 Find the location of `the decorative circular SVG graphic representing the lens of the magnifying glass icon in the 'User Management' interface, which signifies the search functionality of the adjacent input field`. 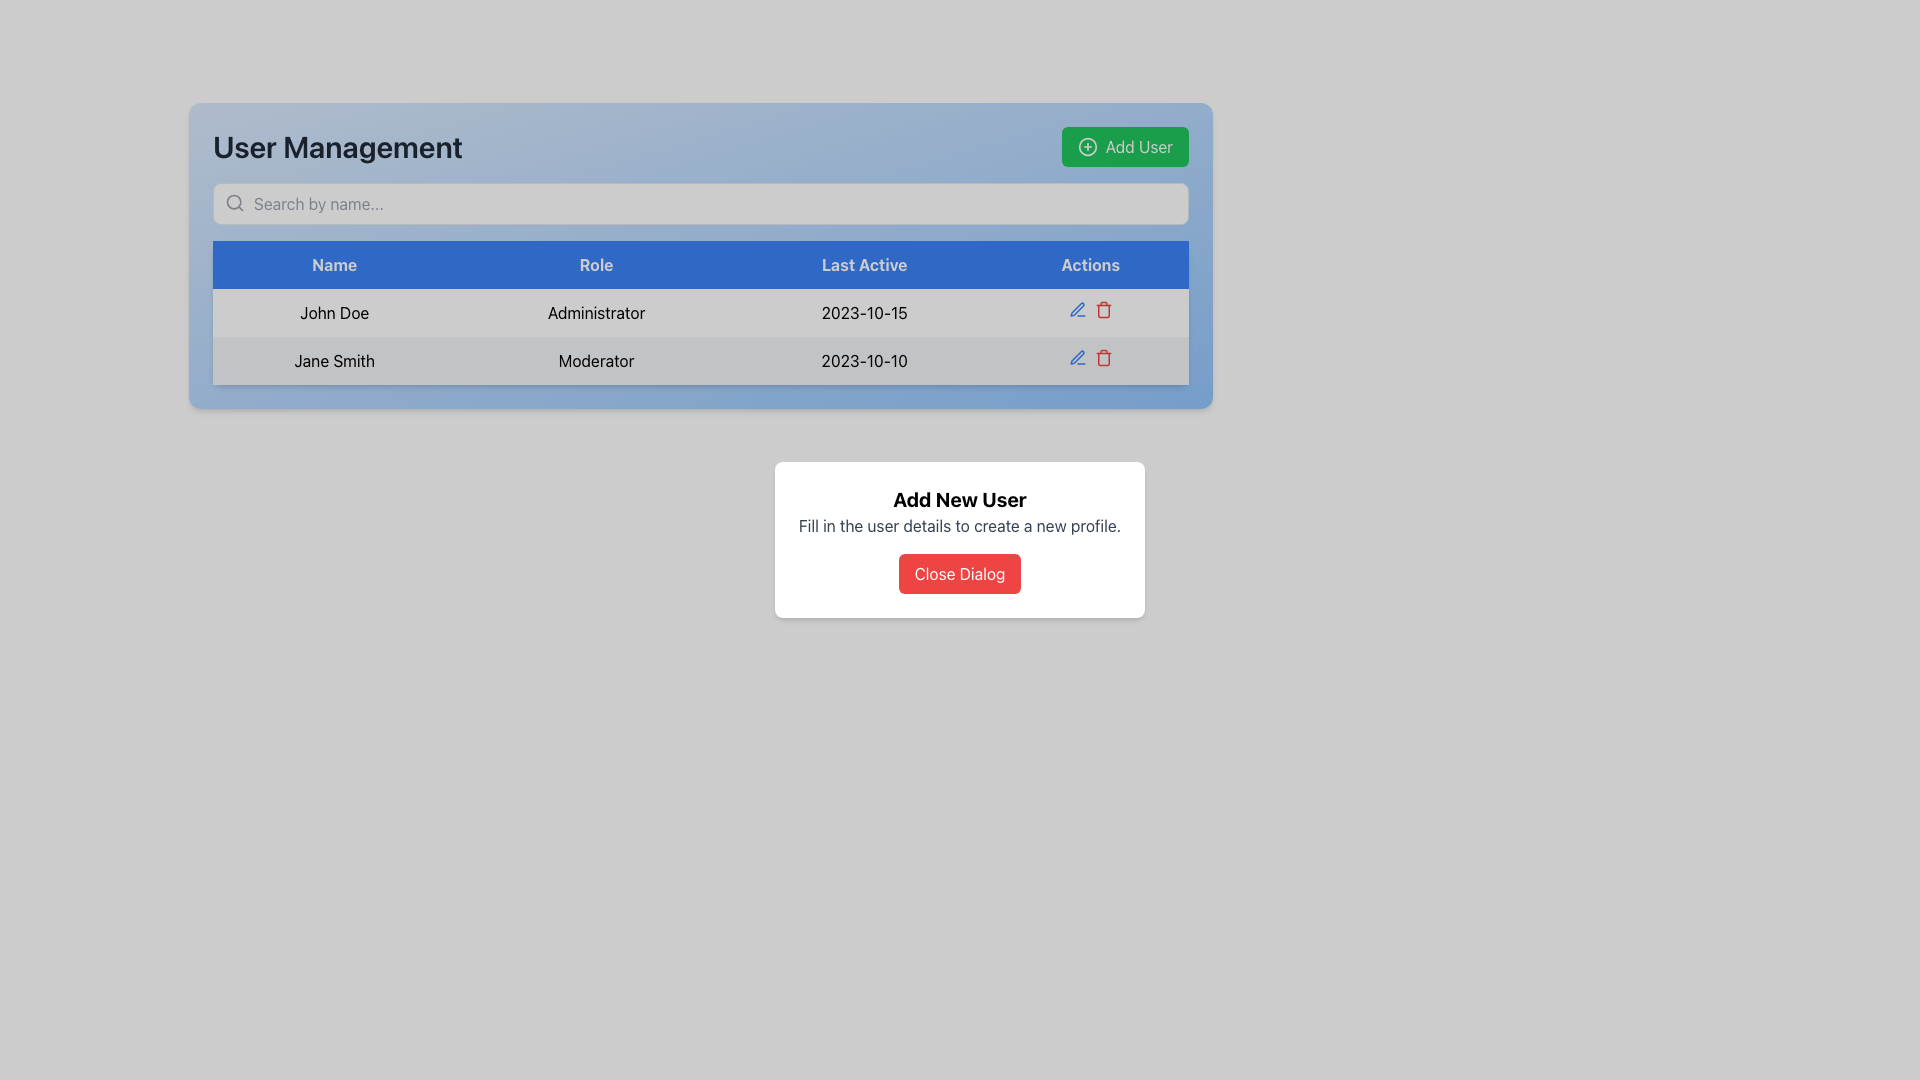

the decorative circular SVG graphic representing the lens of the magnifying glass icon in the 'User Management' interface, which signifies the search functionality of the adjacent input field is located at coordinates (234, 202).